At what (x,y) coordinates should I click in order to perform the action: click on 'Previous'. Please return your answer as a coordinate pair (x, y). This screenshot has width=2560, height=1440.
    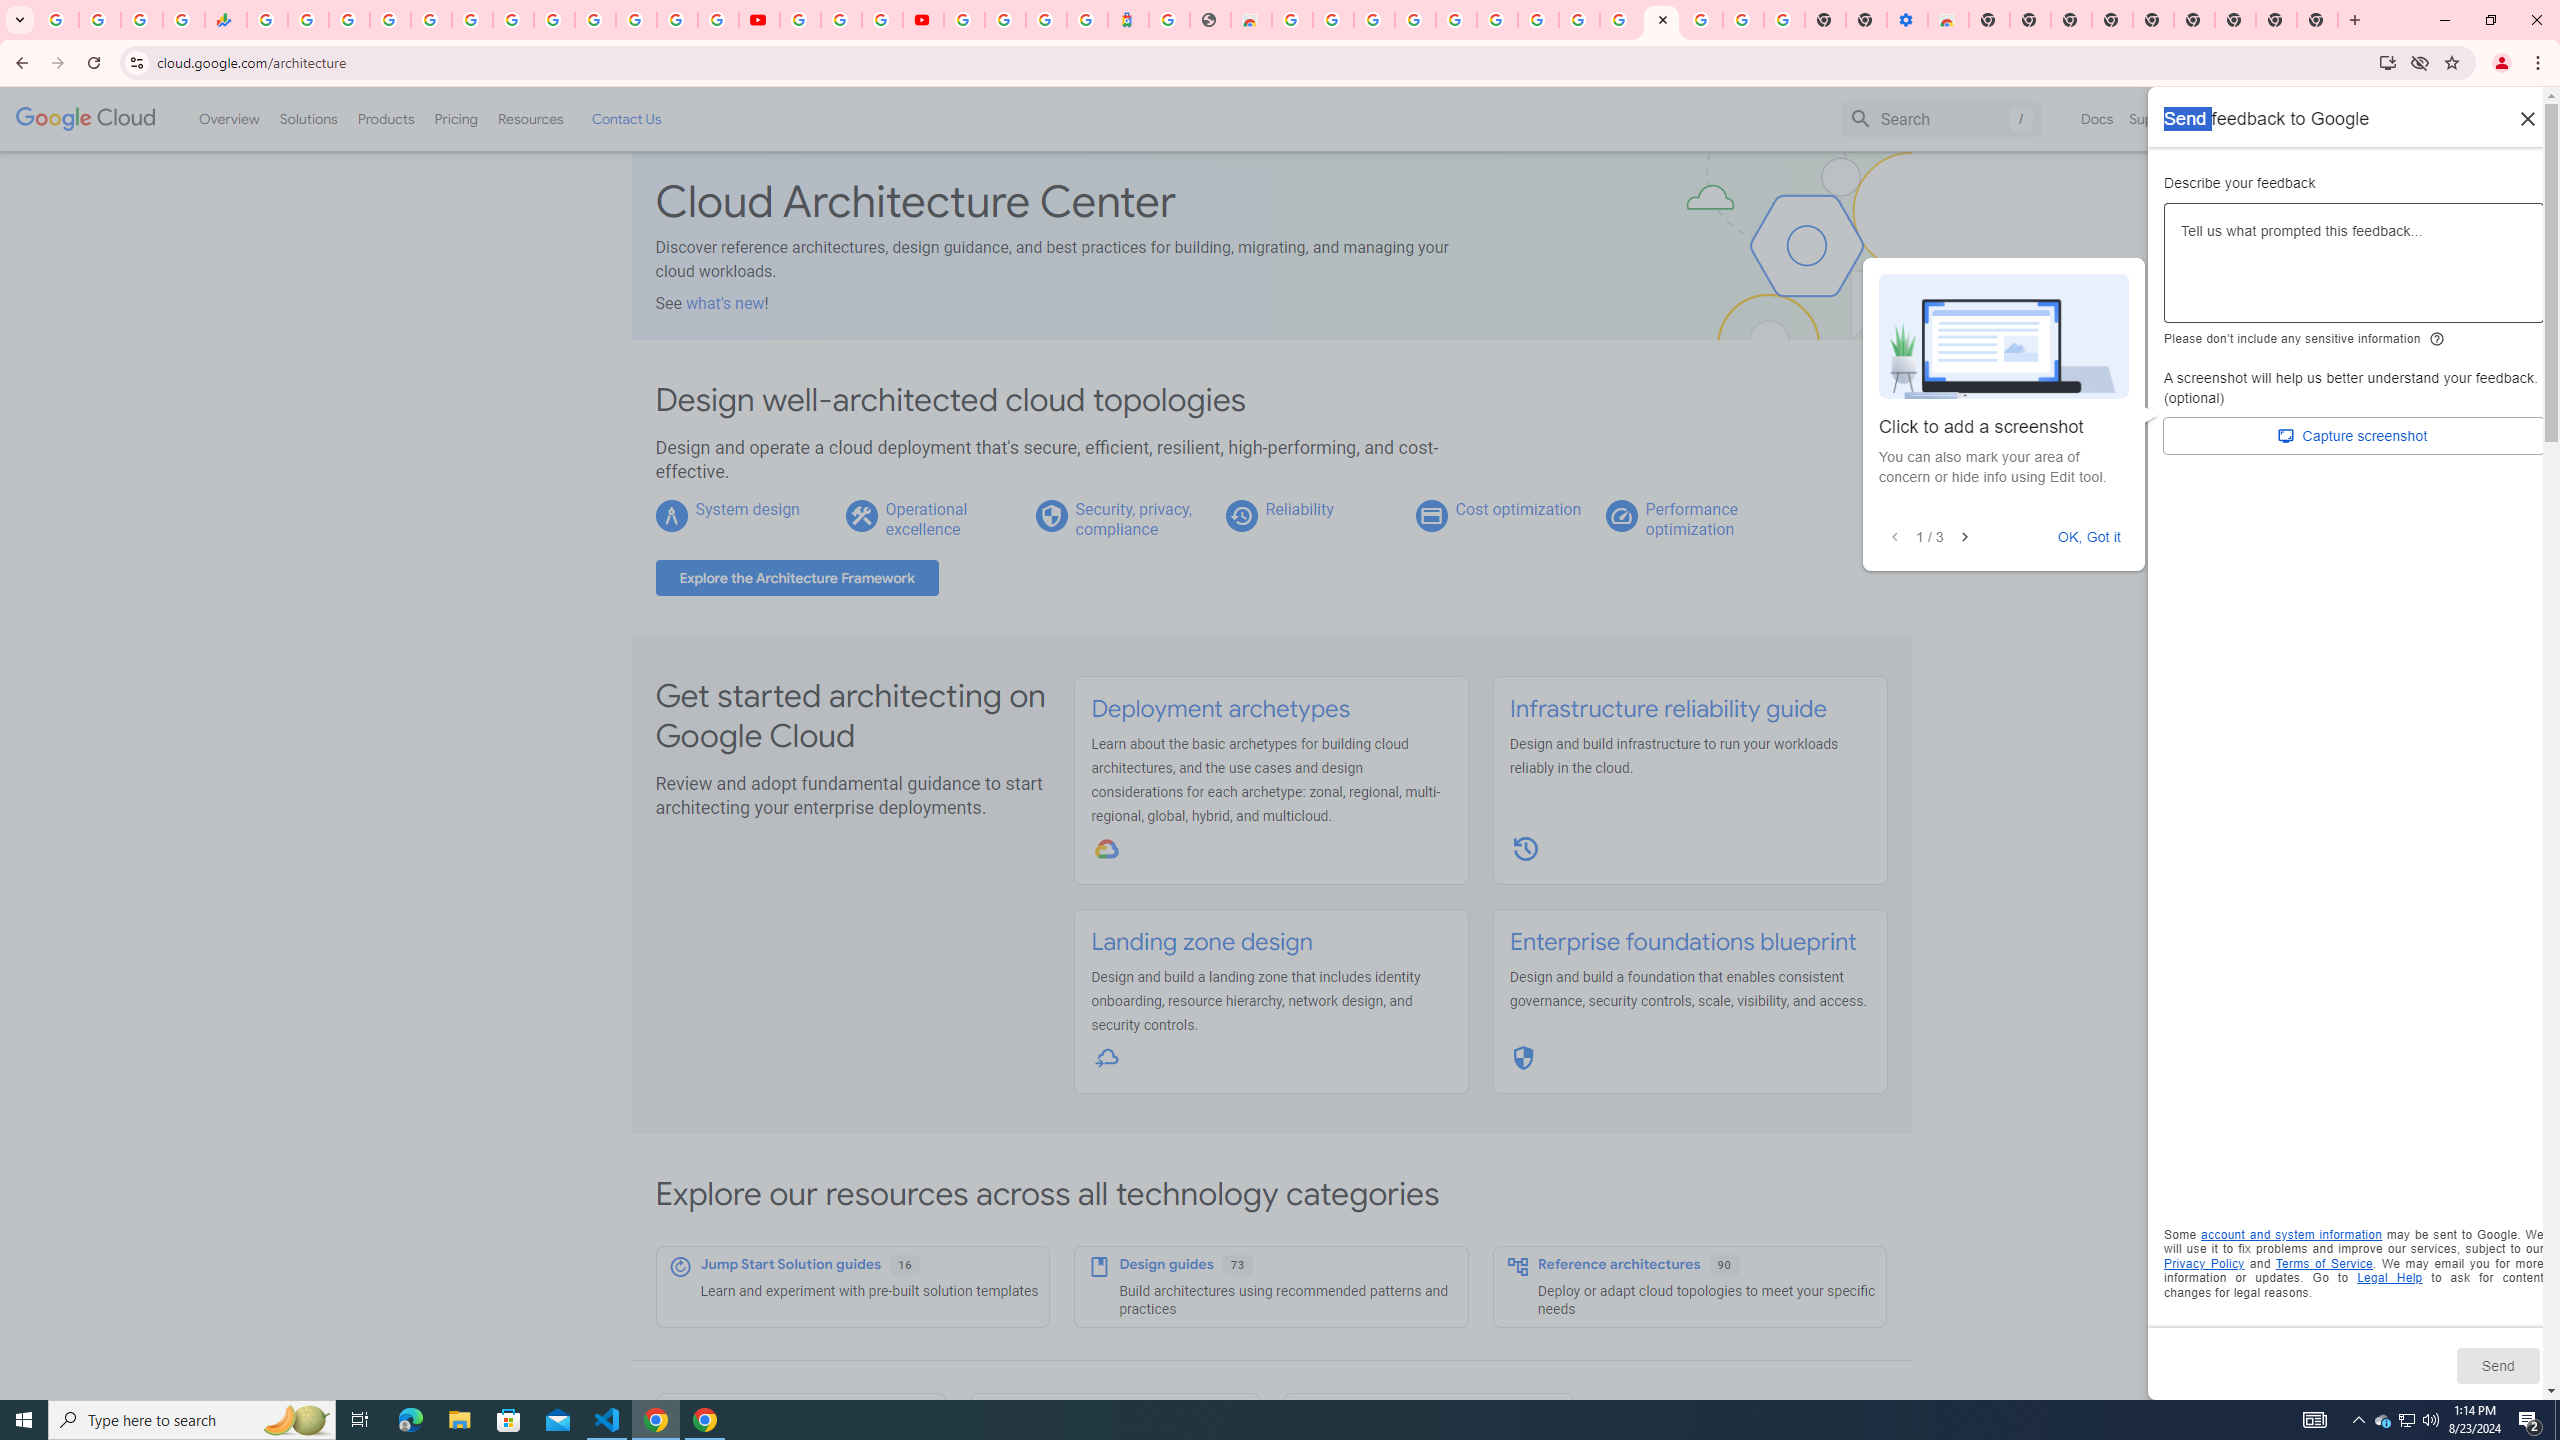
    Looking at the image, I should click on (1893, 536).